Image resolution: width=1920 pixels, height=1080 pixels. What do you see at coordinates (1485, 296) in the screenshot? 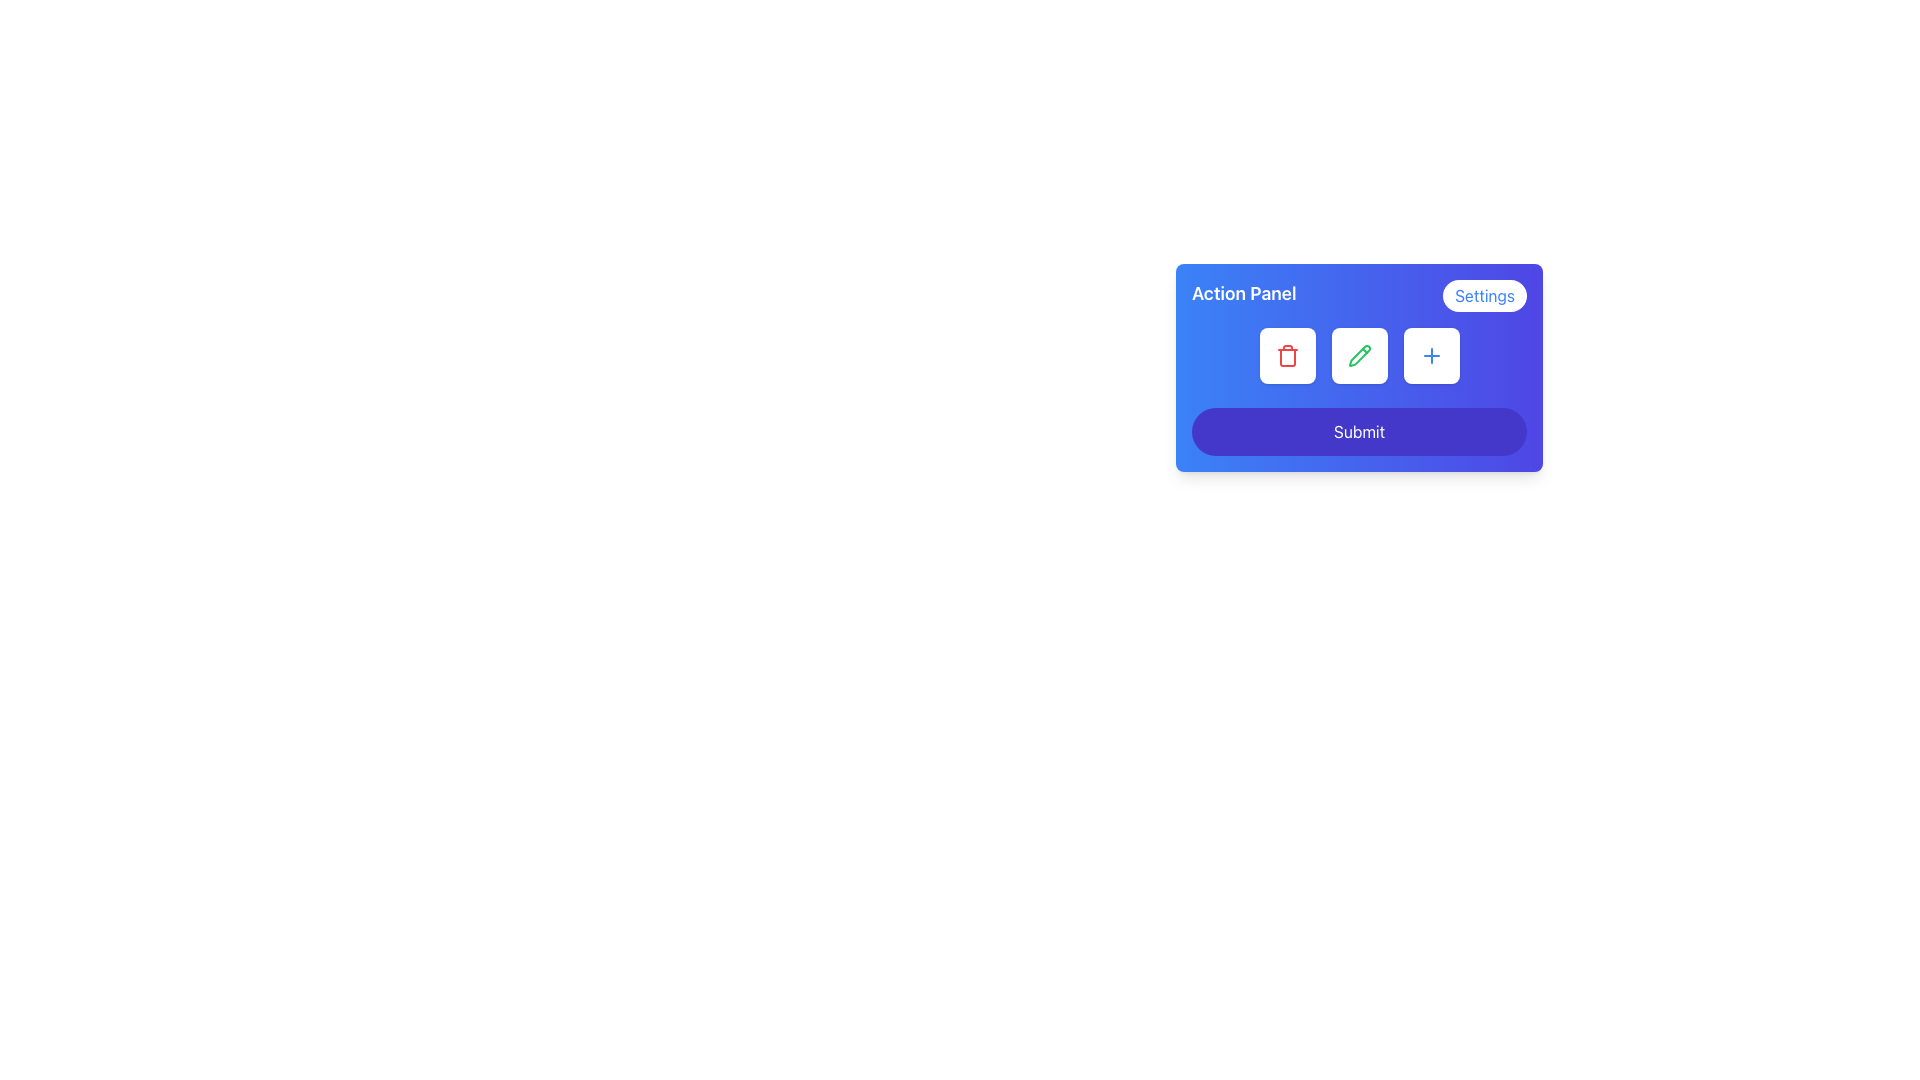
I see `the 'Settings' button` at bounding box center [1485, 296].